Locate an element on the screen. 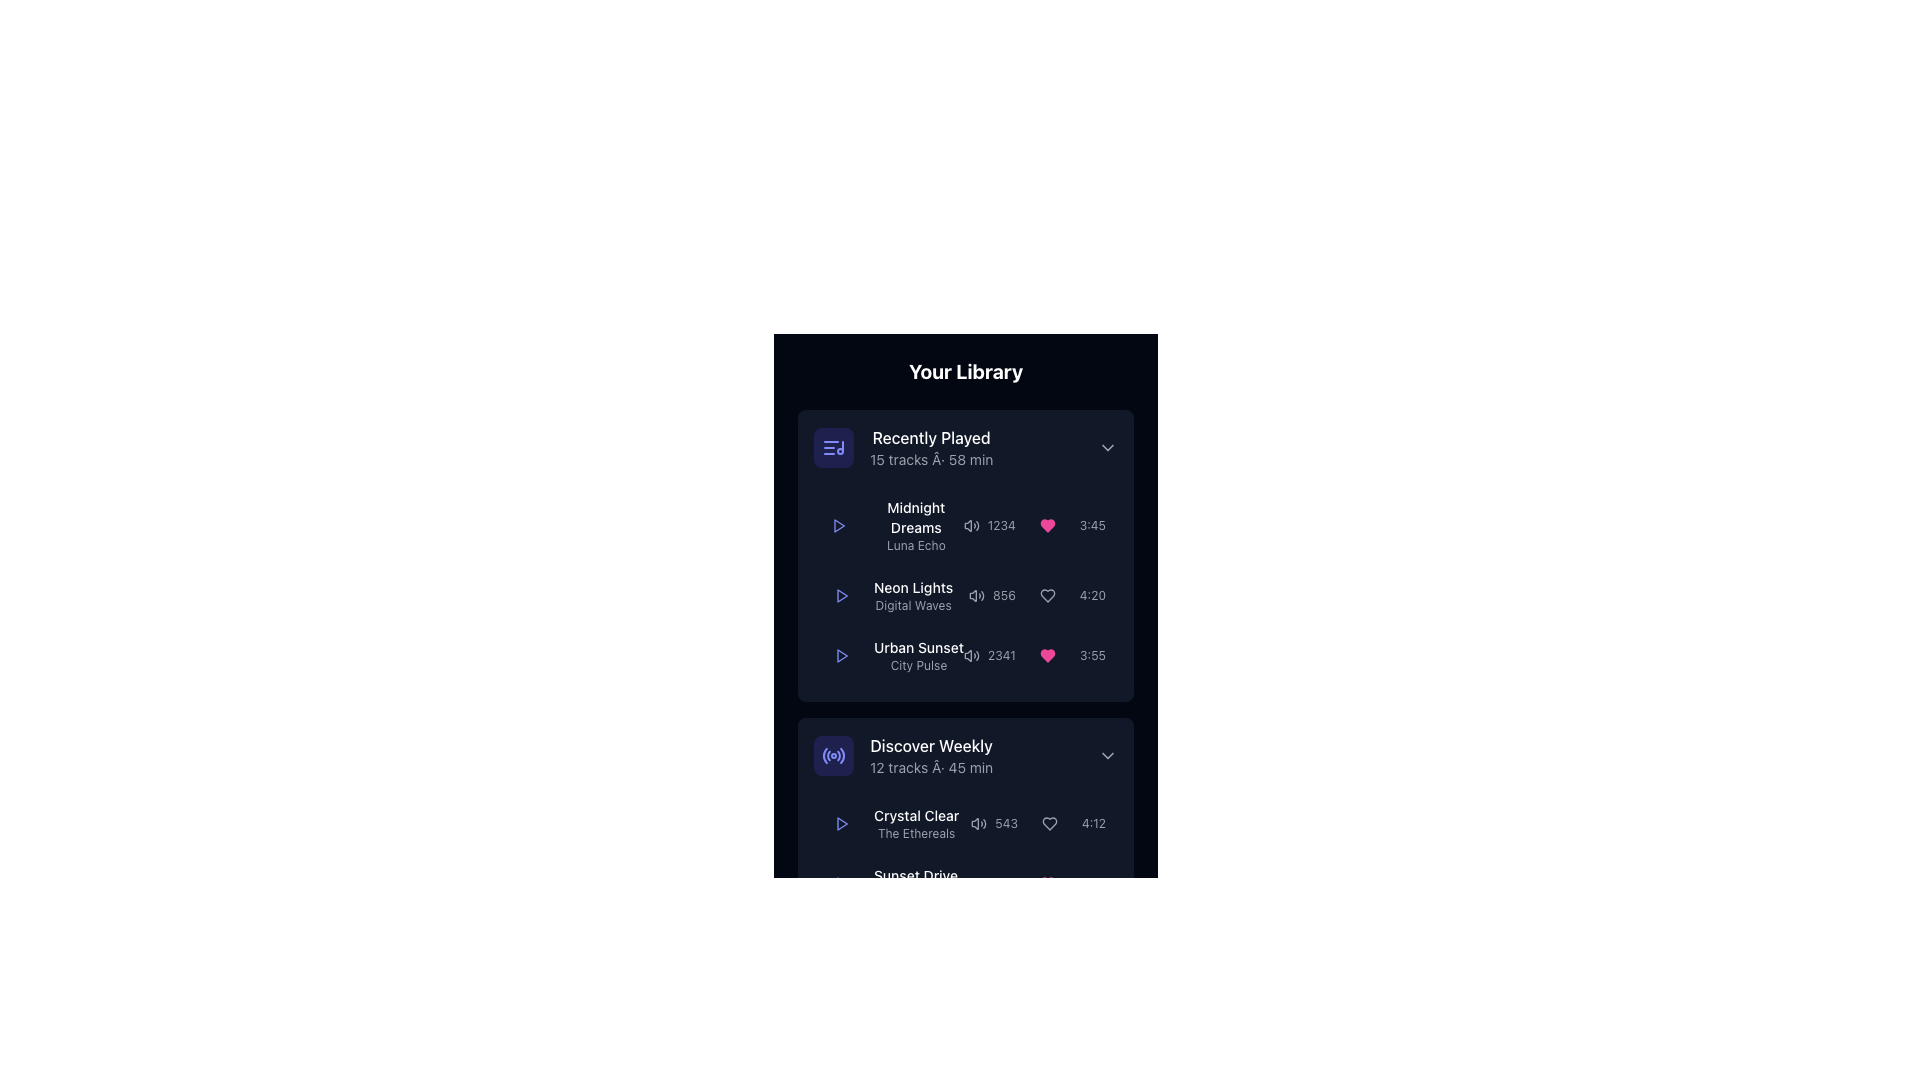 Image resolution: width=1920 pixels, height=1080 pixels. the 'Recently Played' text element, which is styled in white color and located at the top of the card-like interface, above additional descriptive text is located at coordinates (930, 437).